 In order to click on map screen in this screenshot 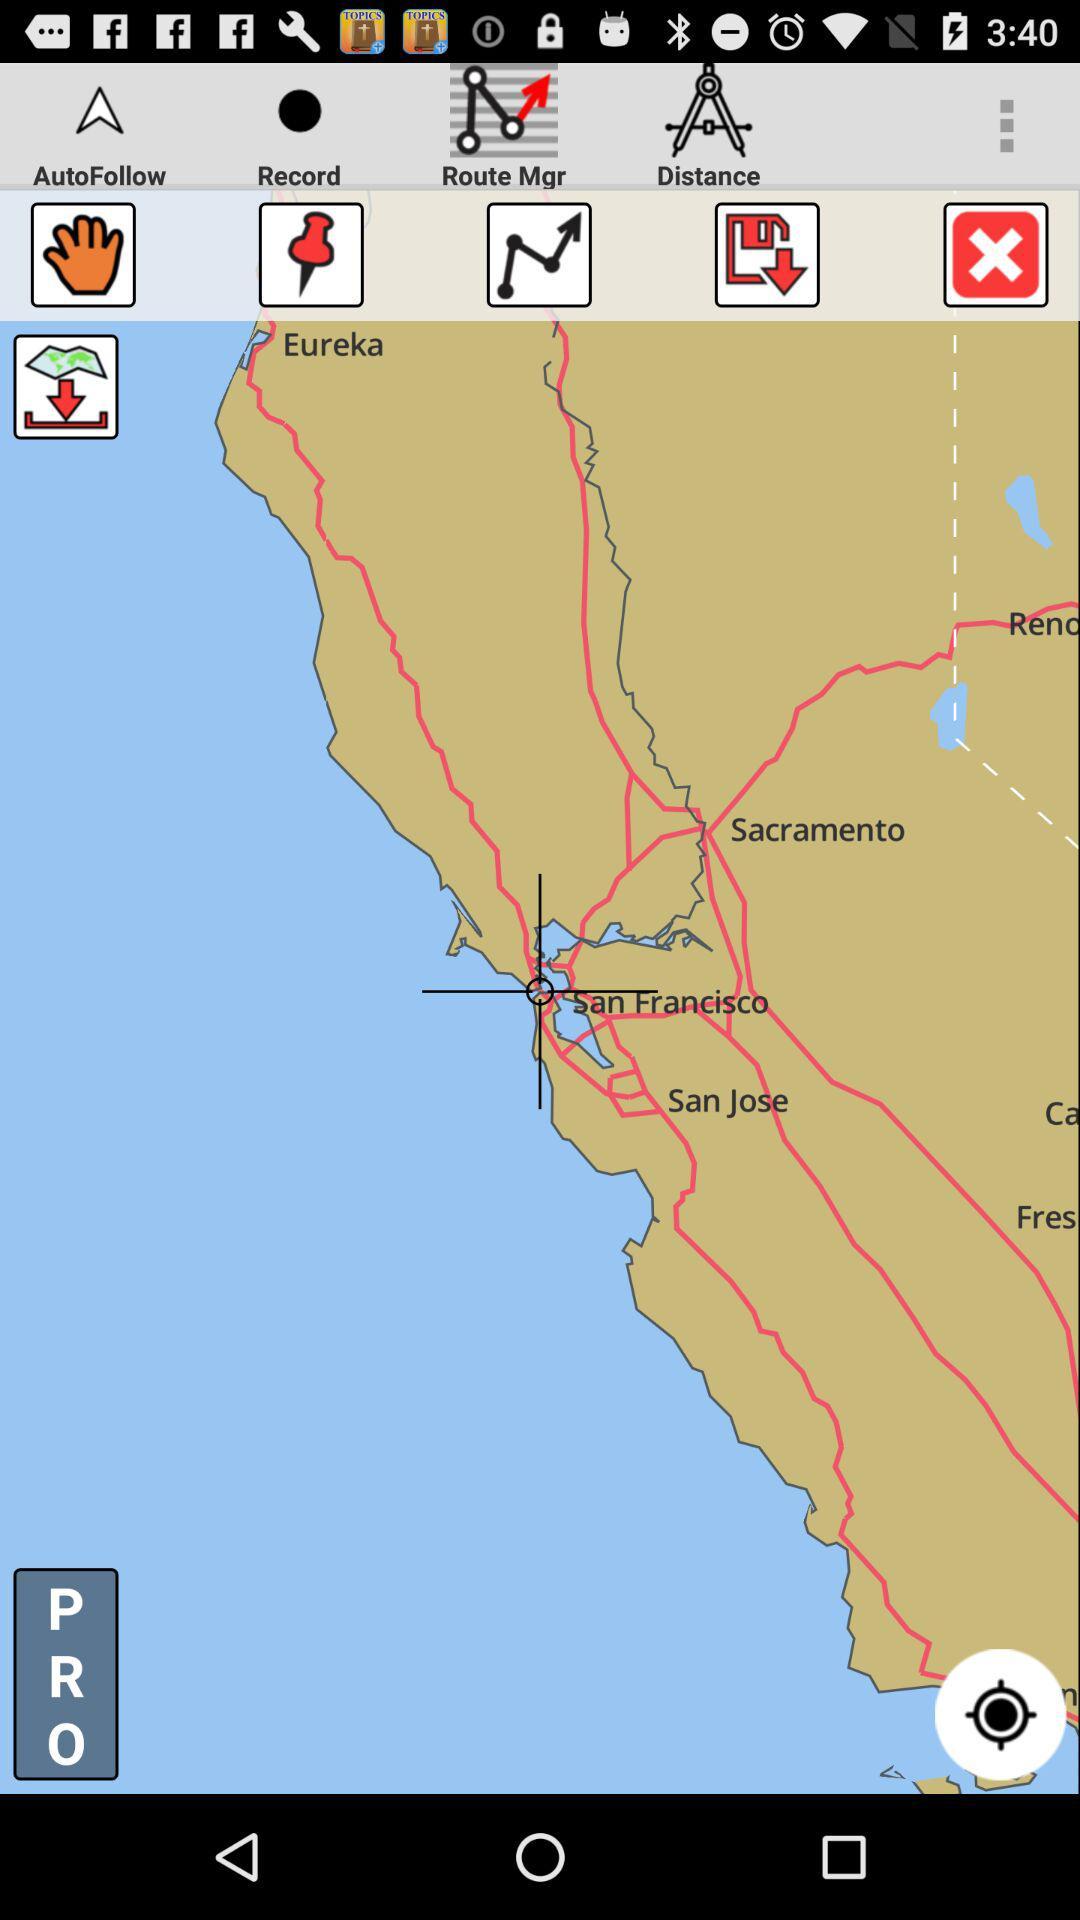, I will do `click(995, 253)`.